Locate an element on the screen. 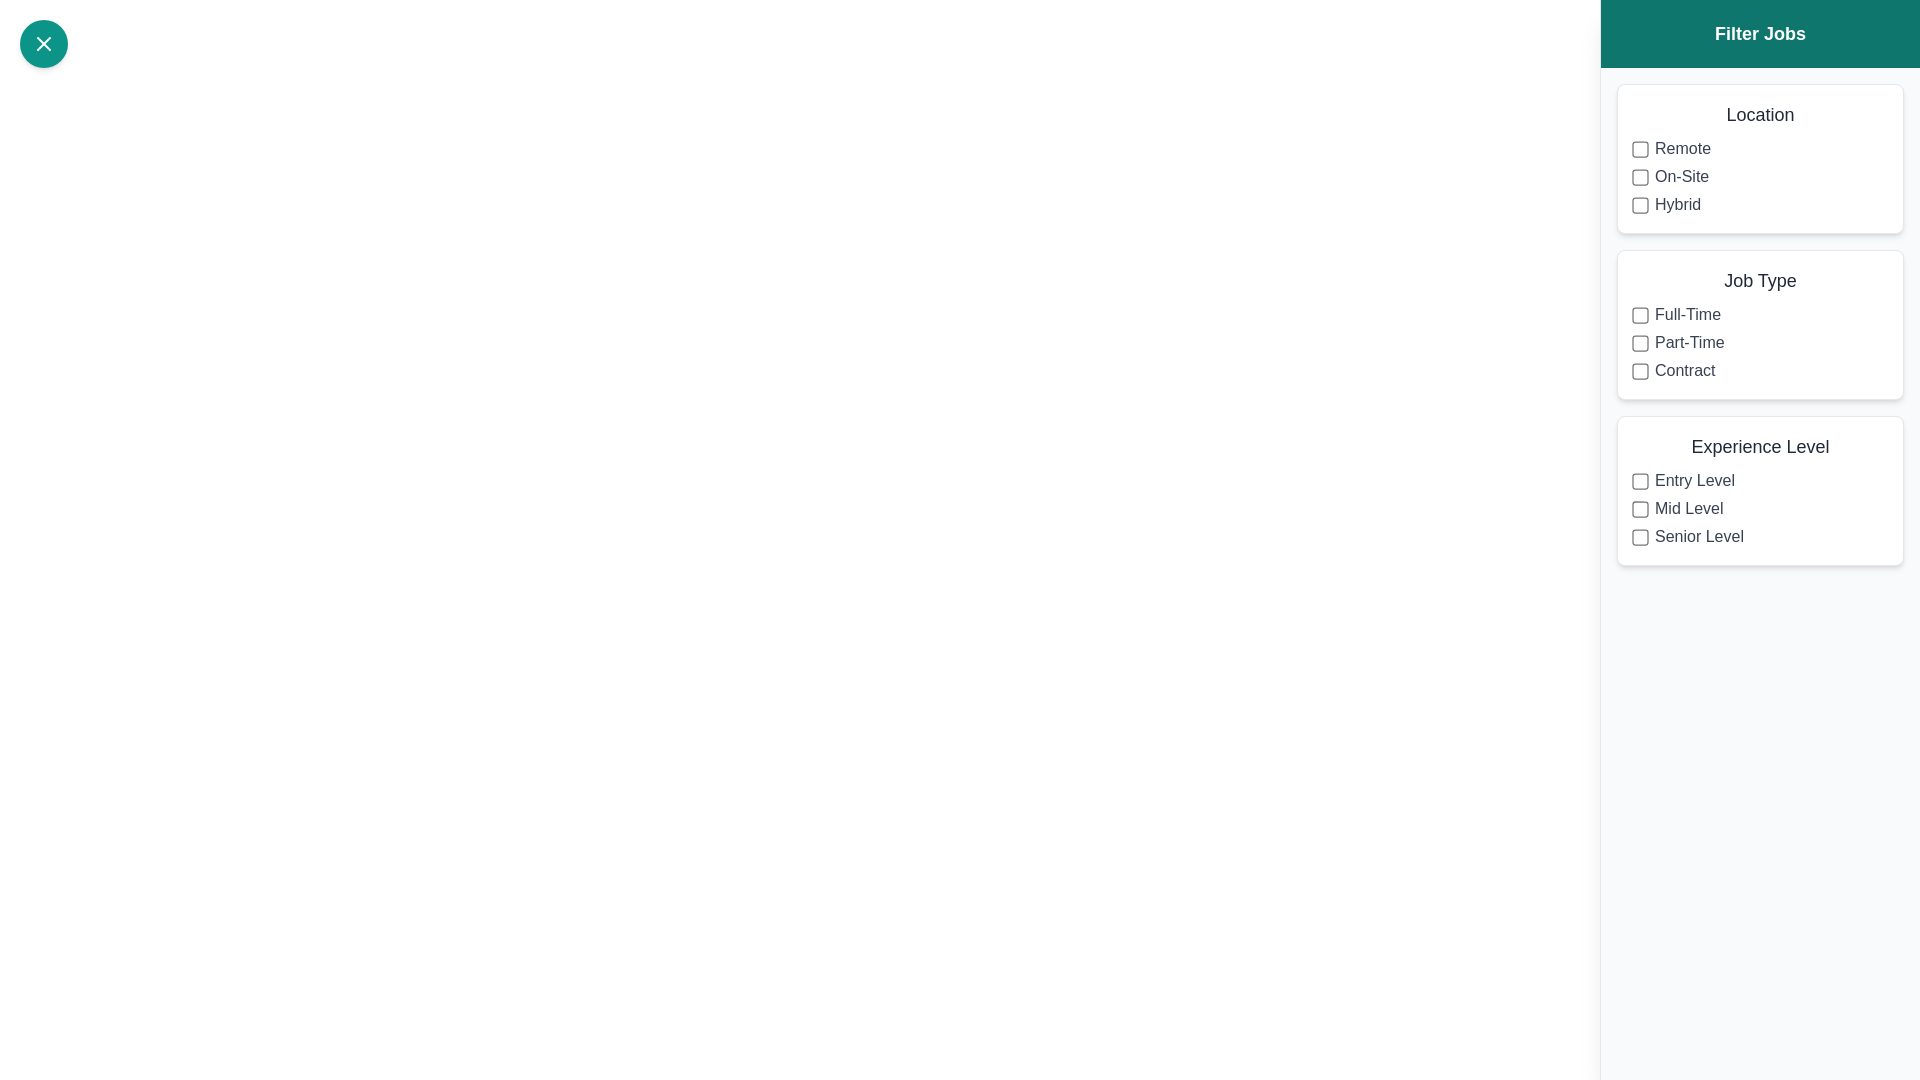  the filter option Part-Time is located at coordinates (1640, 342).